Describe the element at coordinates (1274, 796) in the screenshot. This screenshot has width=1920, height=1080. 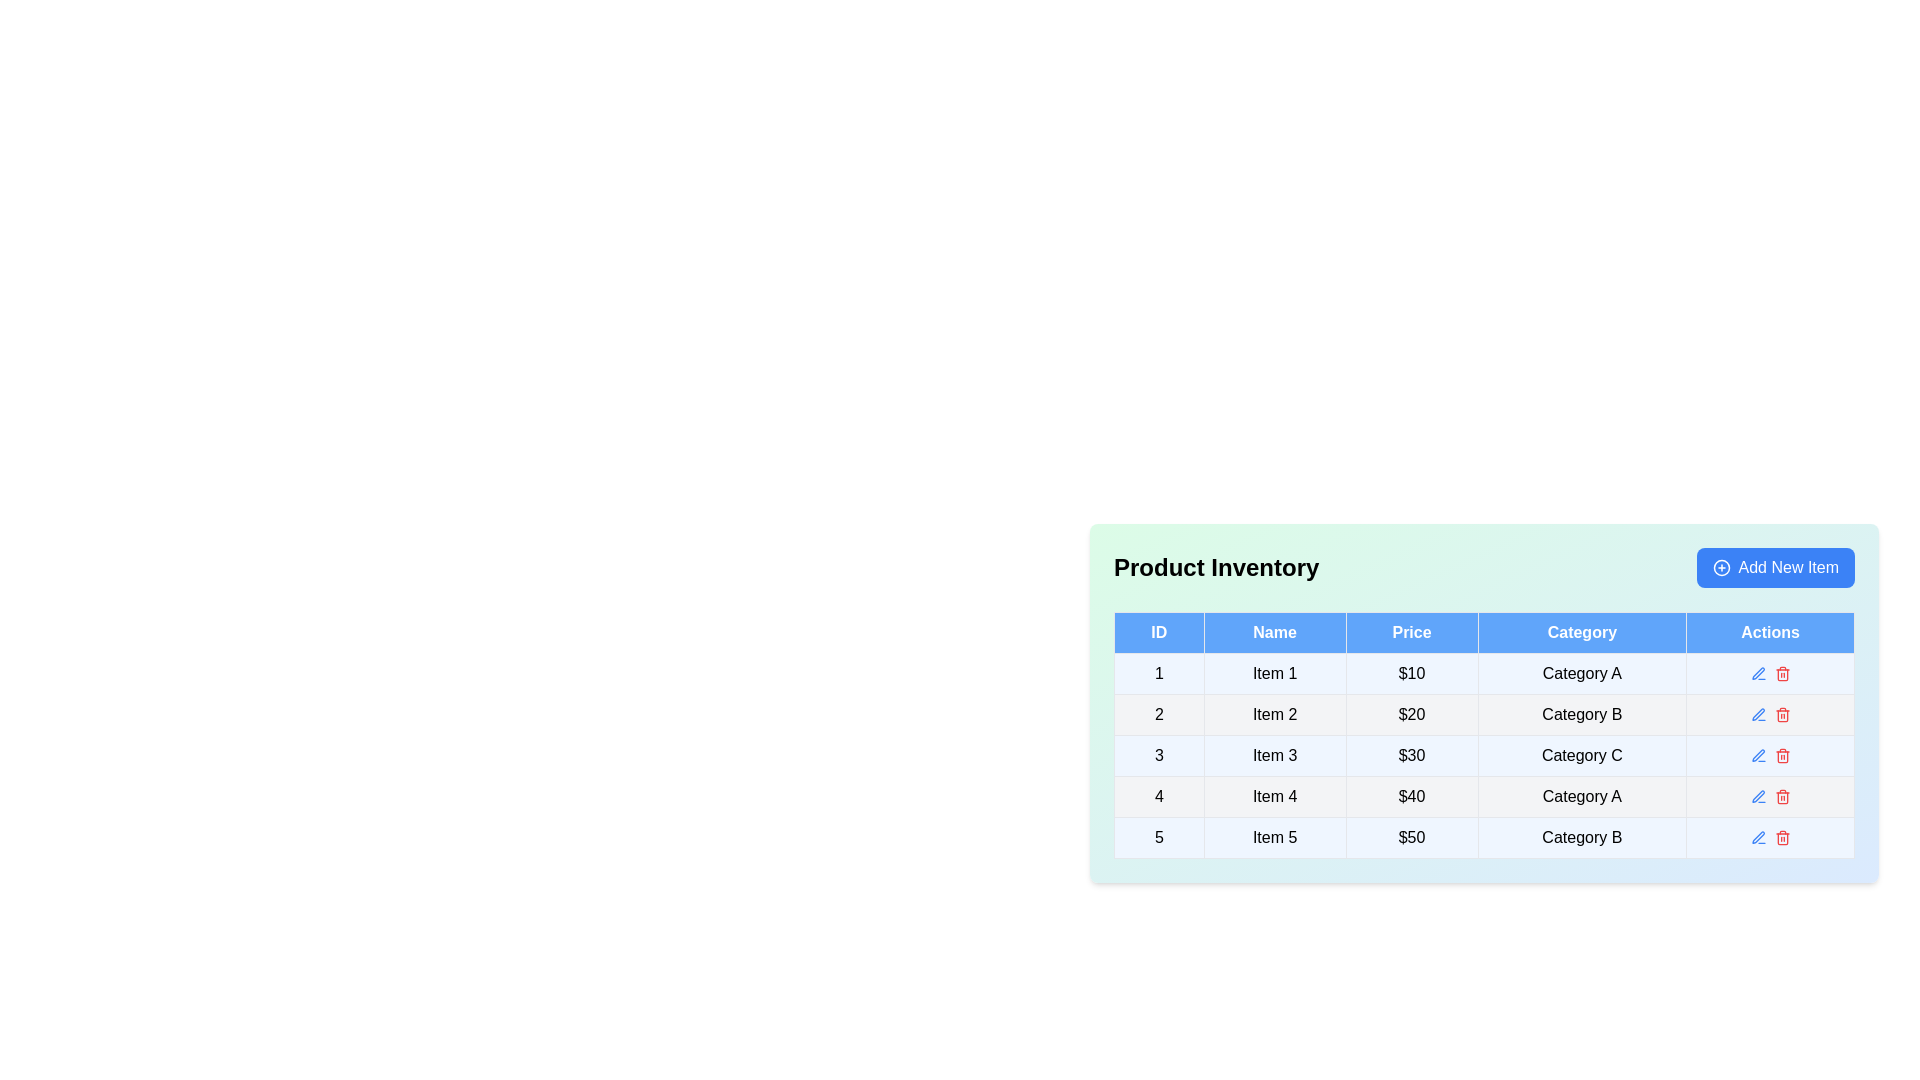
I see `the table cell containing the text 'Item 4' located in the fourth row of the table under the 'Name' column` at that location.